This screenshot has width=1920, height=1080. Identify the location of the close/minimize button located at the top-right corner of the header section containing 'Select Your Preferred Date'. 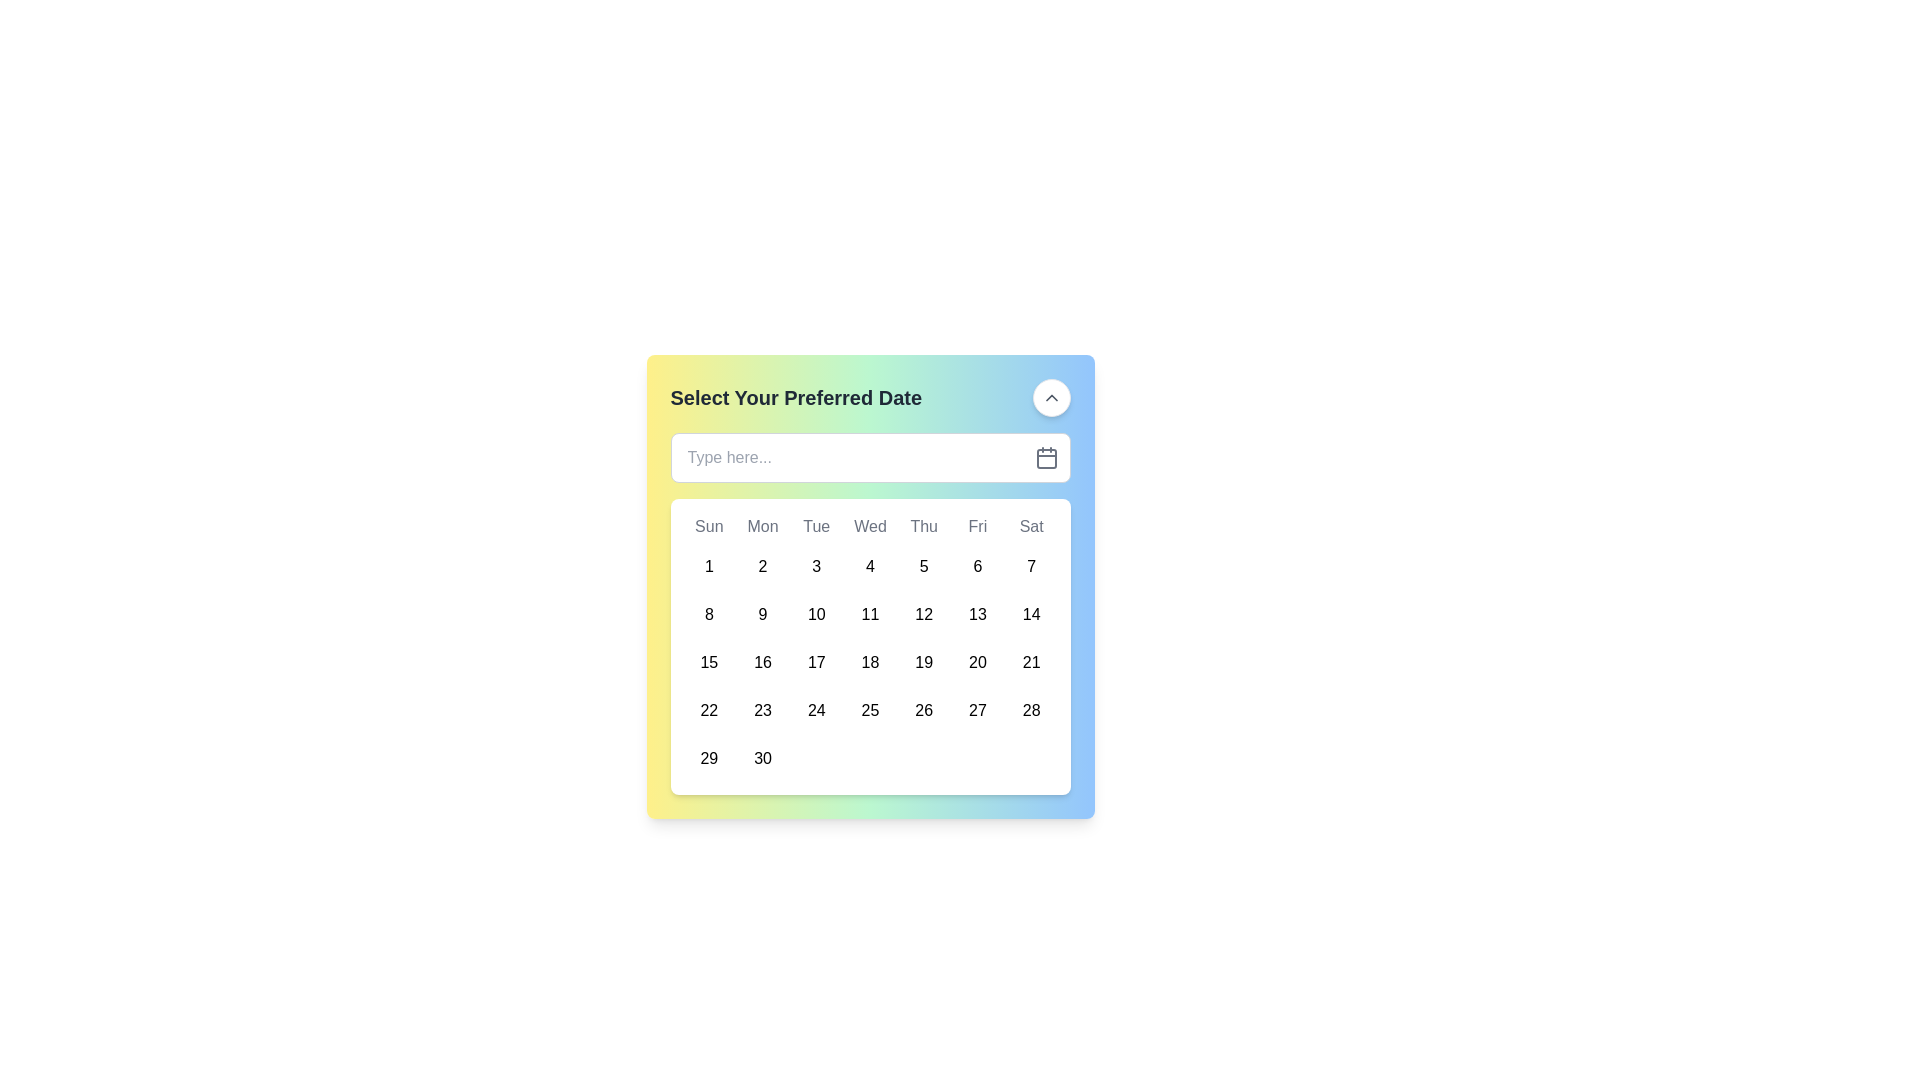
(1050, 397).